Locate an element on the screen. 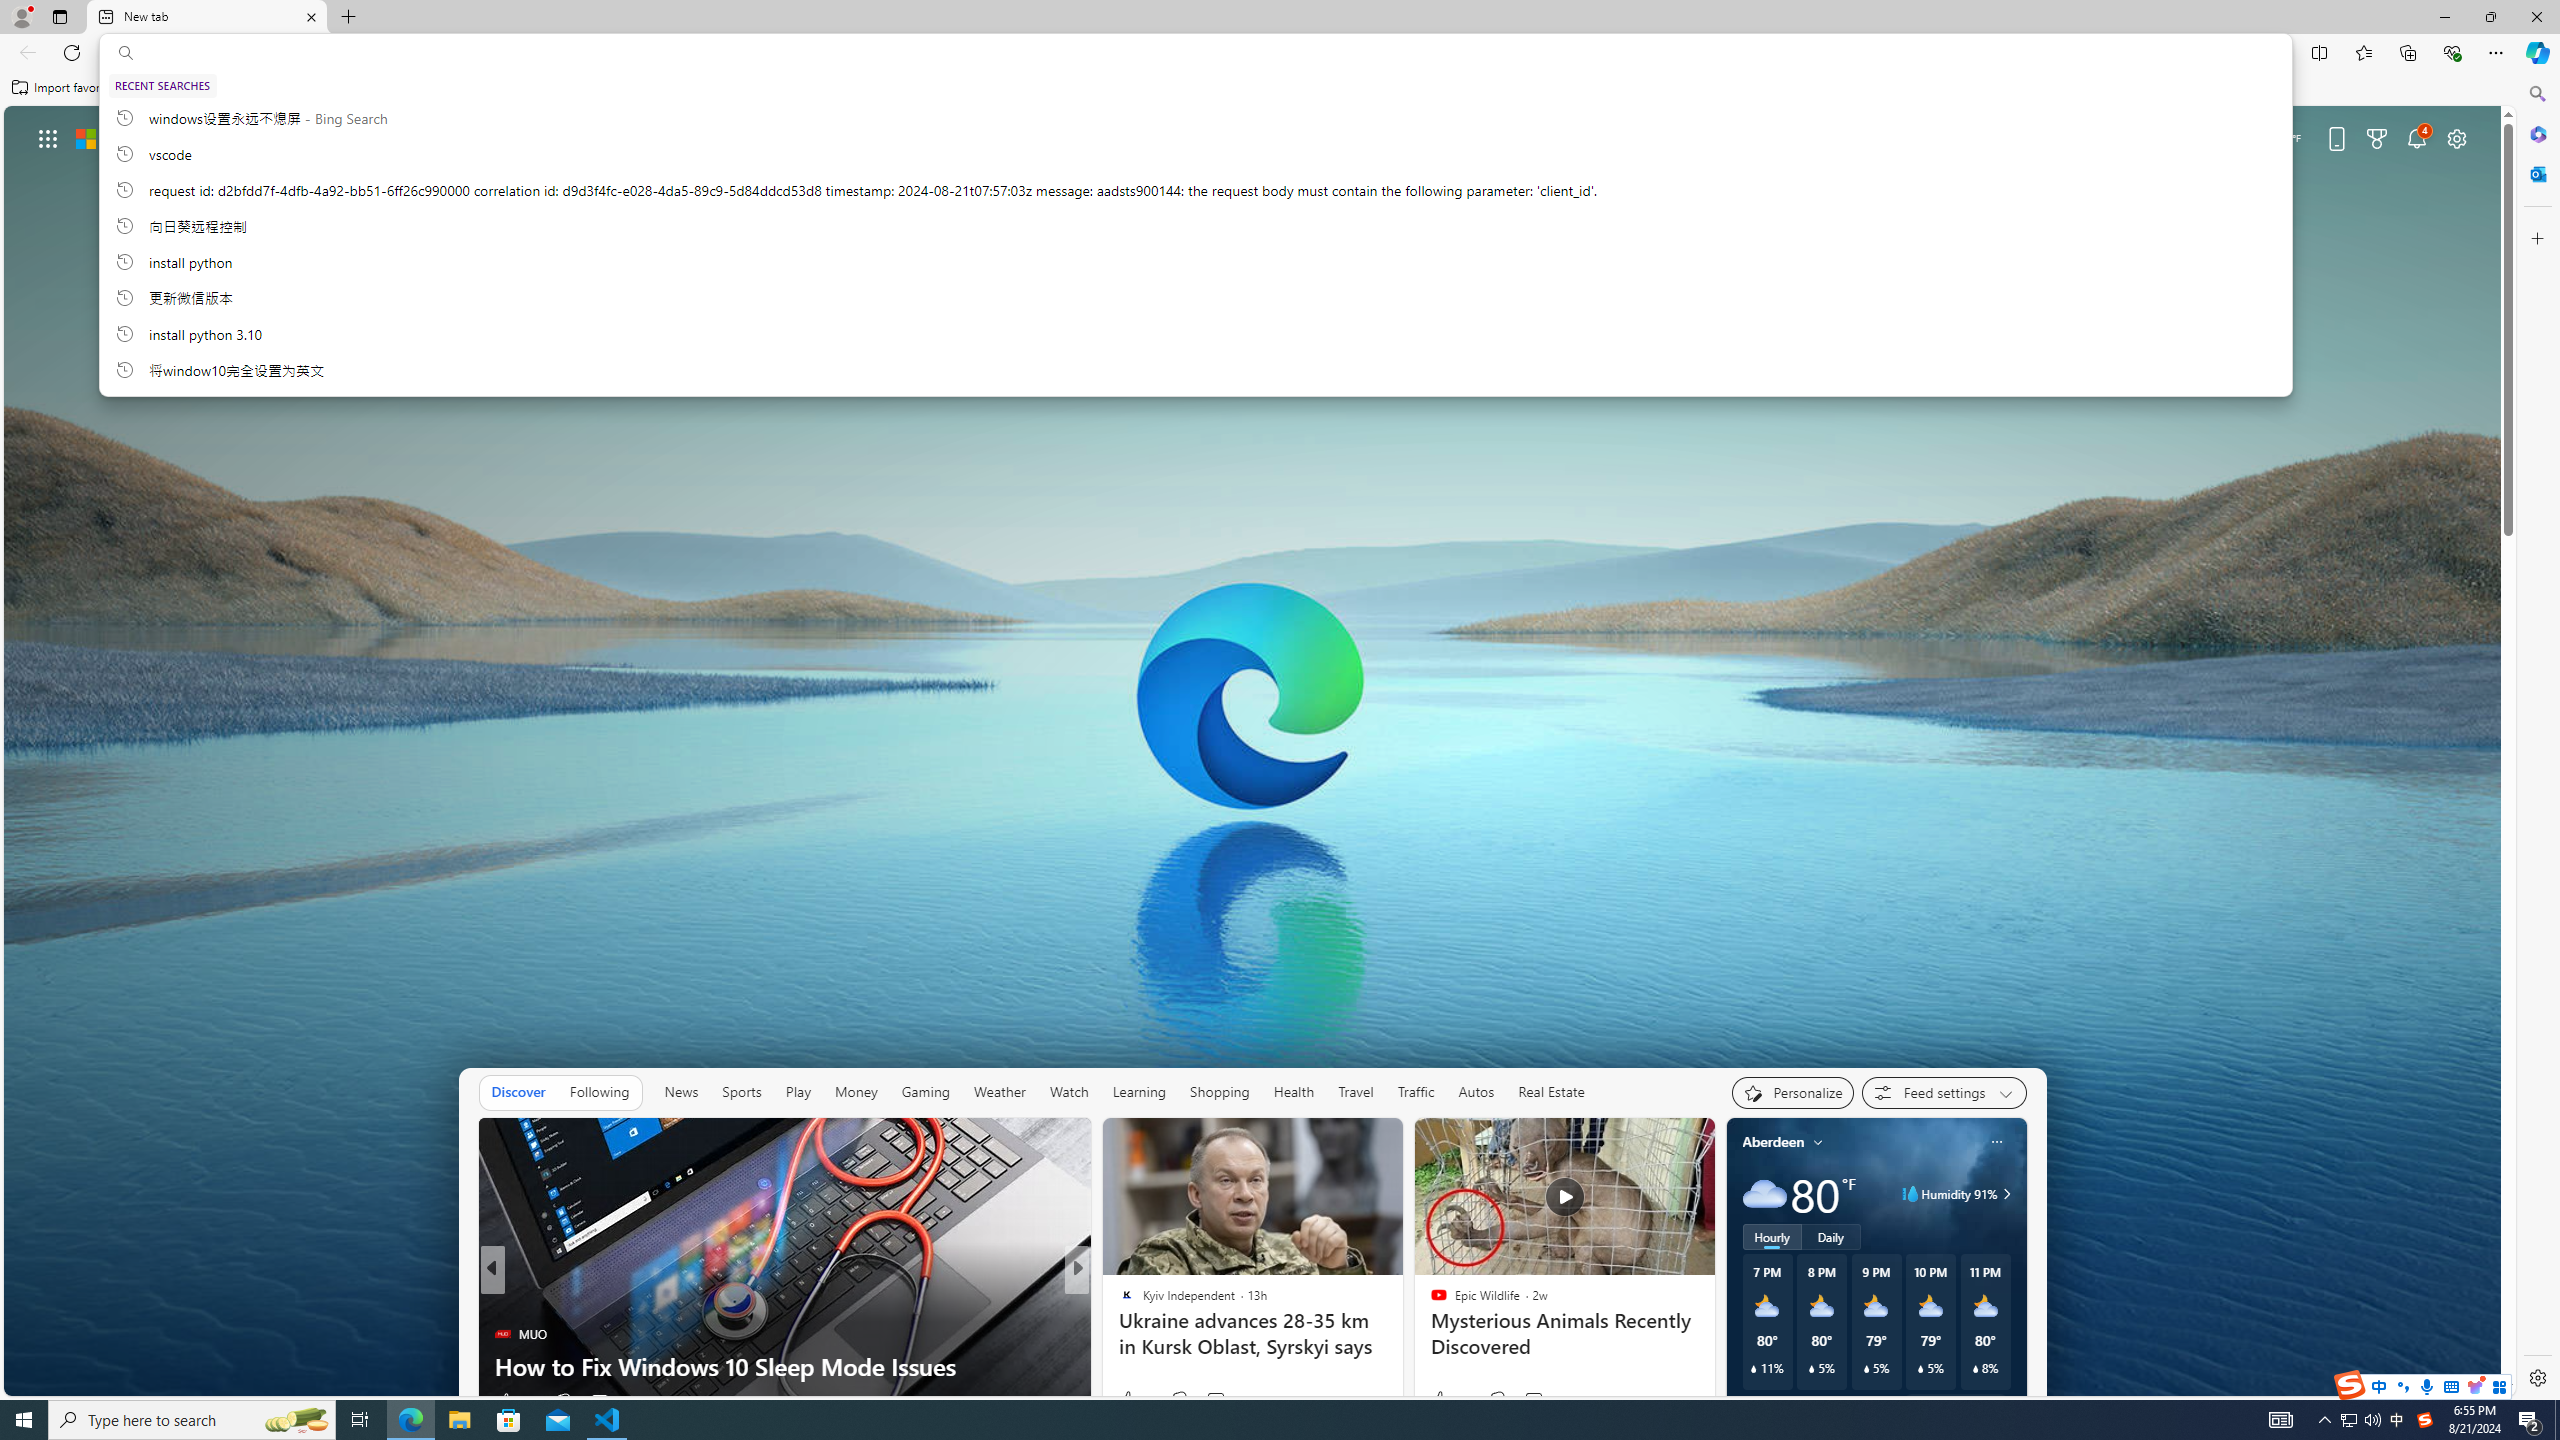 This screenshot has width=2560, height=1440. 'Class: weather-arrow-glyph' is located at coordinates (2006, 1192).